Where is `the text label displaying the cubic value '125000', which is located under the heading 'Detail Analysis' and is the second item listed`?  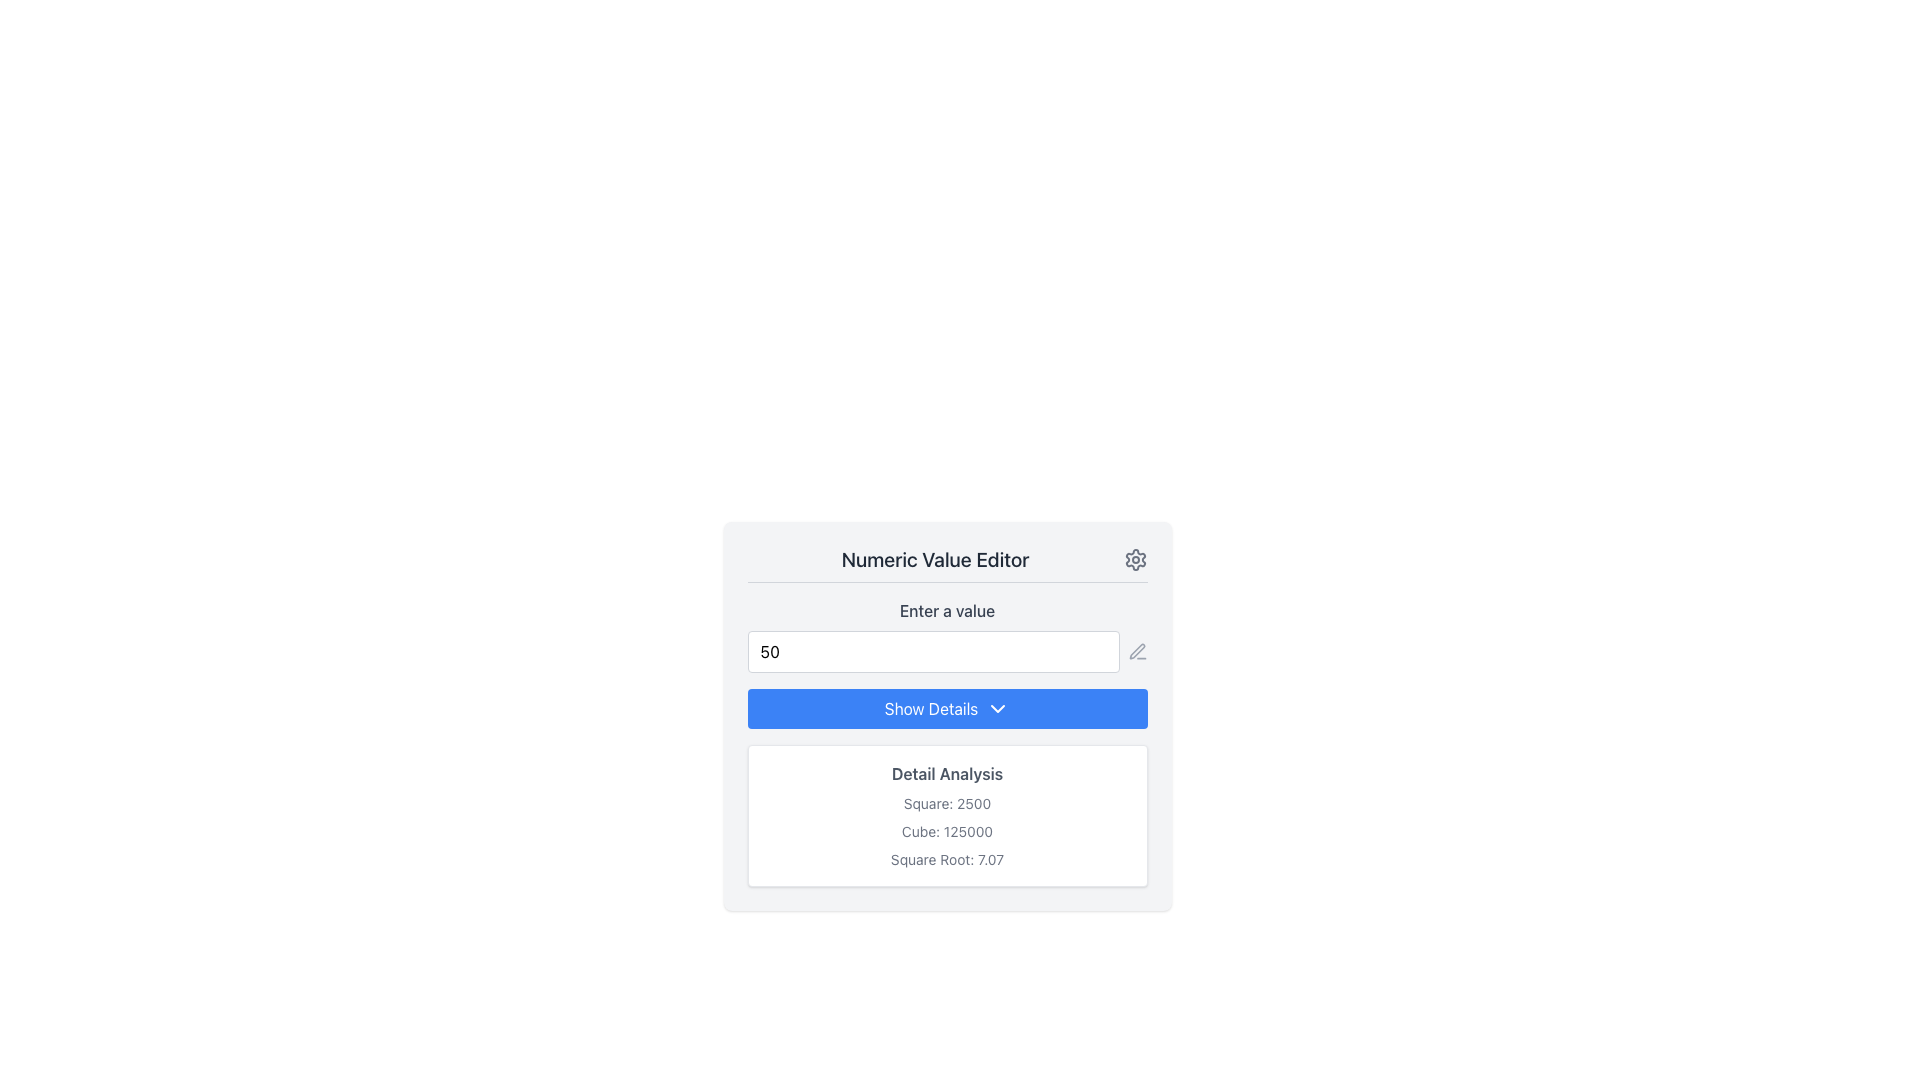 the text label displaying the cubic value '125000', which is located under the heading 'Detail Analysis' and is the second item listed is located at coordinates (946, 832).